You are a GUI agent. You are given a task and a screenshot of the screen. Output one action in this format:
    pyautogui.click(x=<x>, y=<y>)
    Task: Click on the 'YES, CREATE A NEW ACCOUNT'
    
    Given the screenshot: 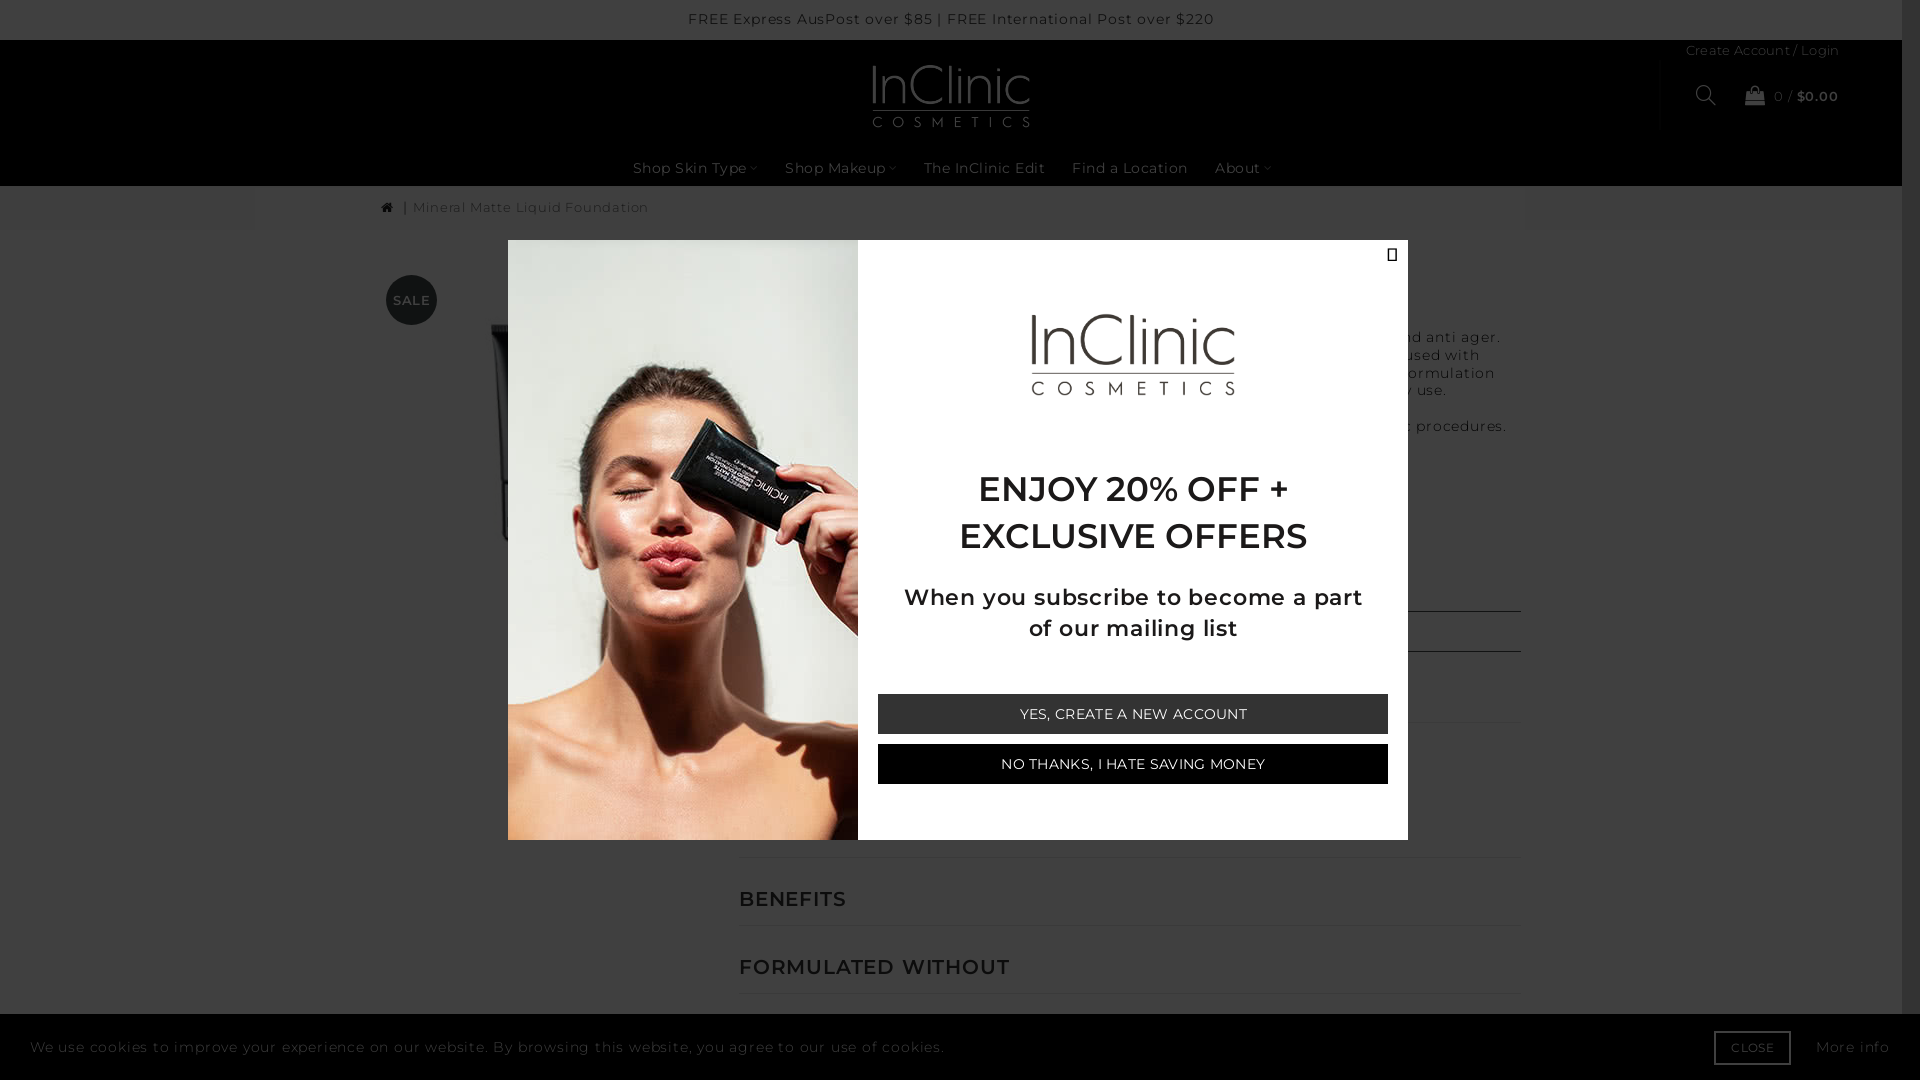 What is the action you would take?
    pyautogui.click(x=1132, y=712)
    